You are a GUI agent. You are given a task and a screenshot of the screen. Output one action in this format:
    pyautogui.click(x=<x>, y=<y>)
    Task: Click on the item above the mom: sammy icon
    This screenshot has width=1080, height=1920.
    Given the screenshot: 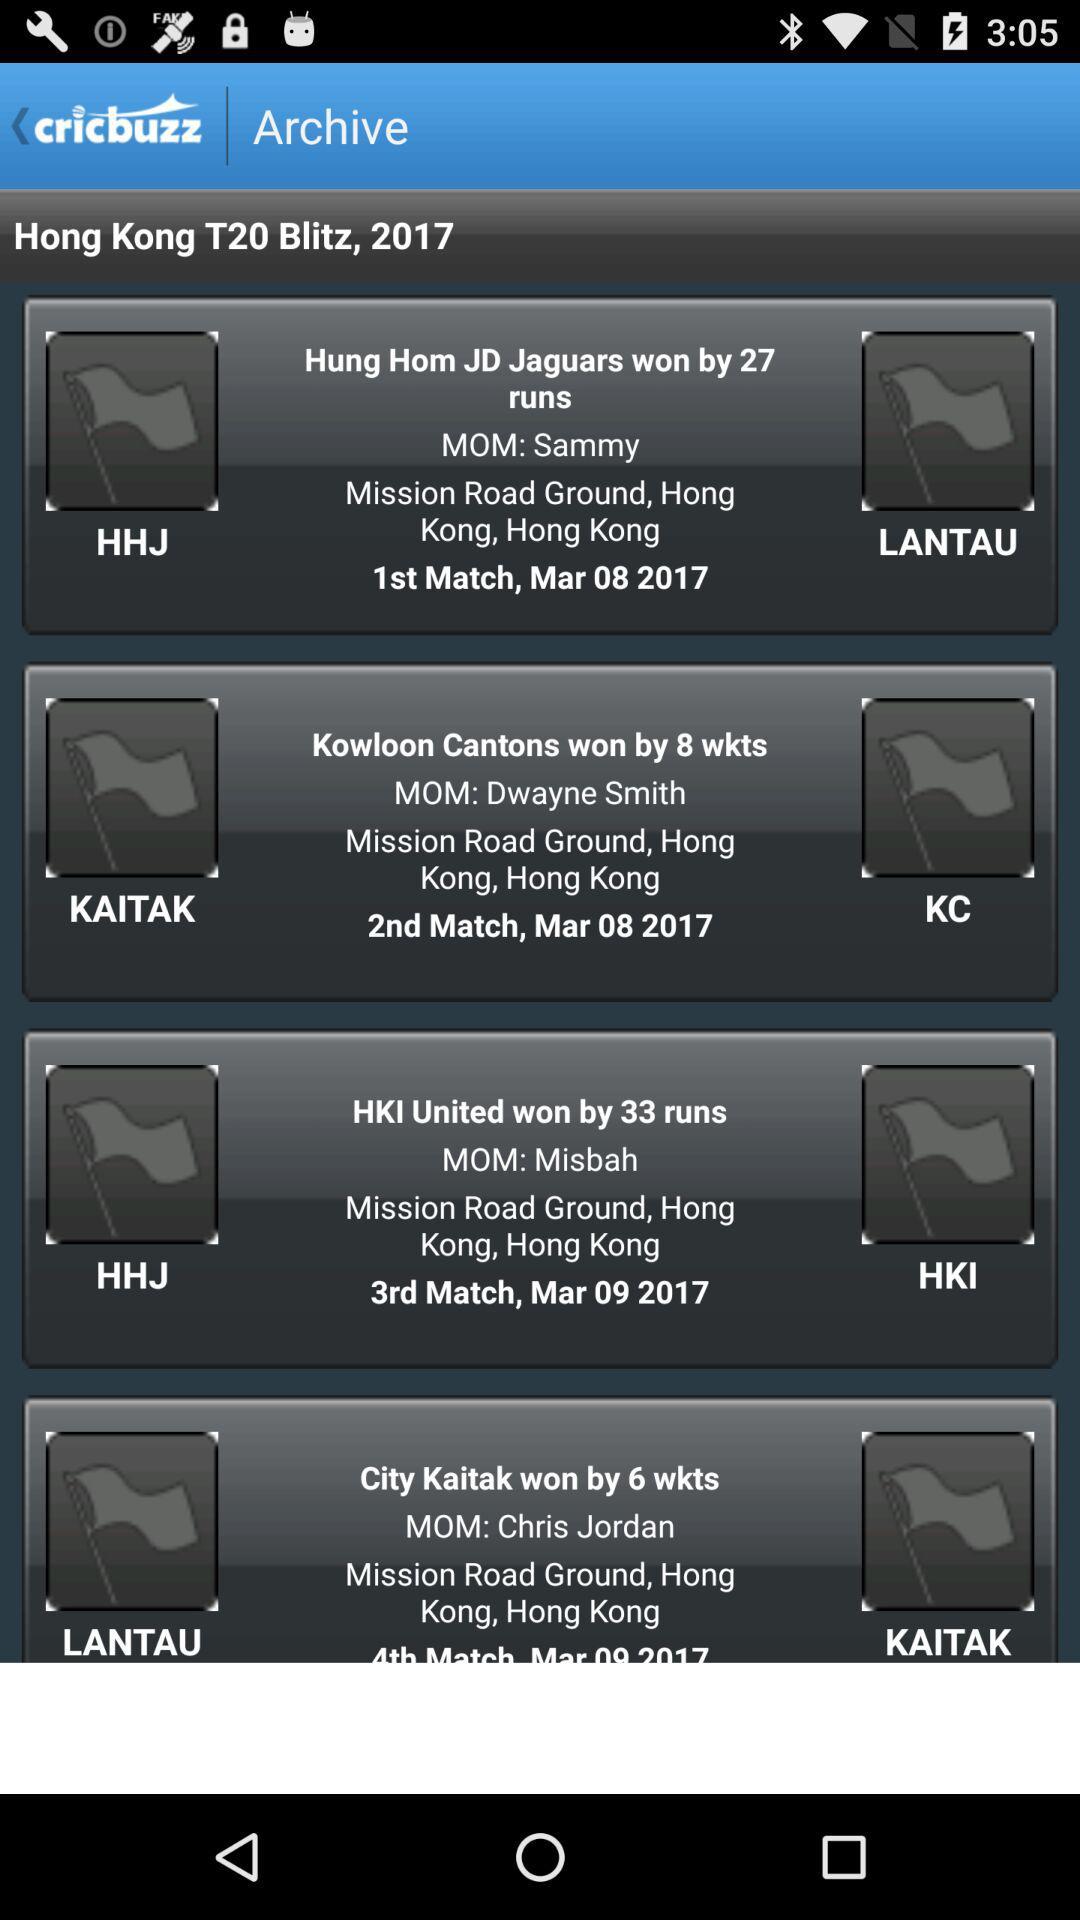 What is the action you would take?
    pyautogui.click(x=540, y=377)
    